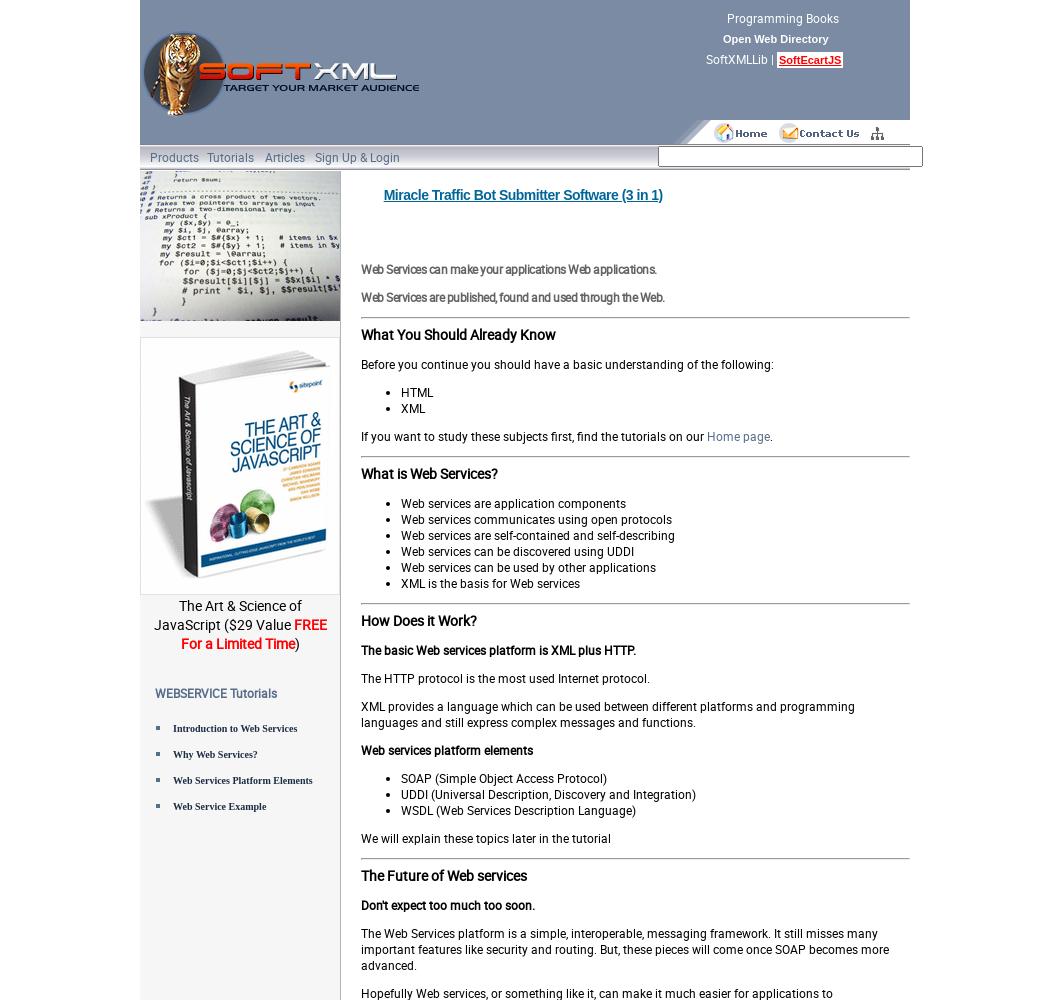 This screenshot has height=1000, width=1050. What do you see at coordinates (400, 778) in the screenshot?
I see `'SOAP (Simple Object Access Protocol)'` at bounding box center [400, 778].